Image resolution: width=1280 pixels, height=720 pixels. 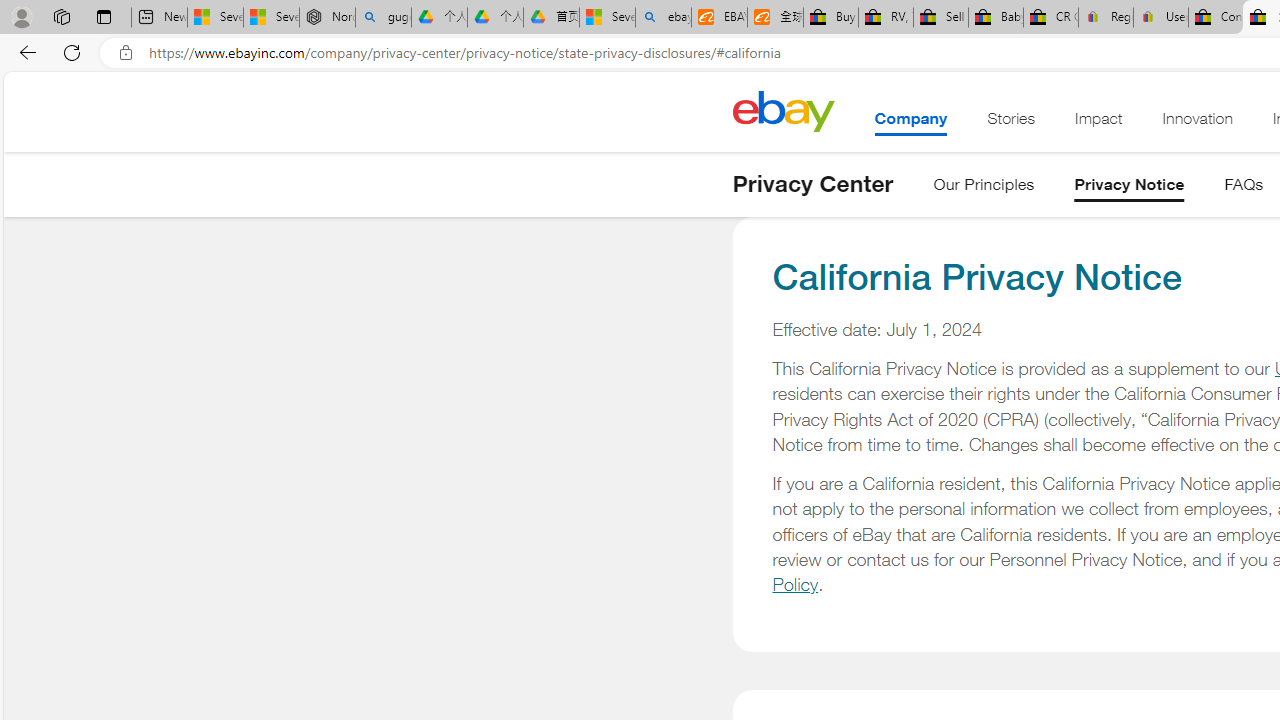 What do you see at coordinates (939, 17) in the screenshot?
I see `'Sell worldwide with eBay'` at bounding box center [939, 17].